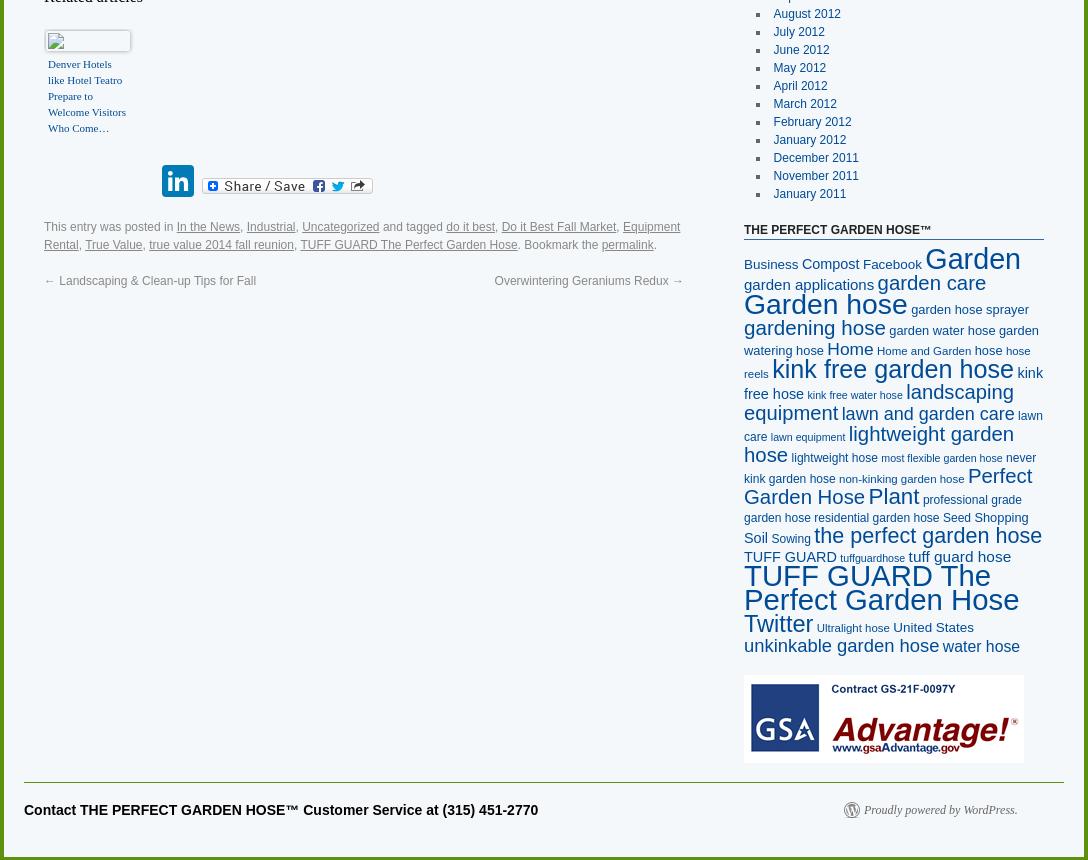 This screenshot has height=860, width=1088. What do you see at coordinates (444, 226) in the screenshot?
I see `'do it best'` at bounding box center [444, 226].